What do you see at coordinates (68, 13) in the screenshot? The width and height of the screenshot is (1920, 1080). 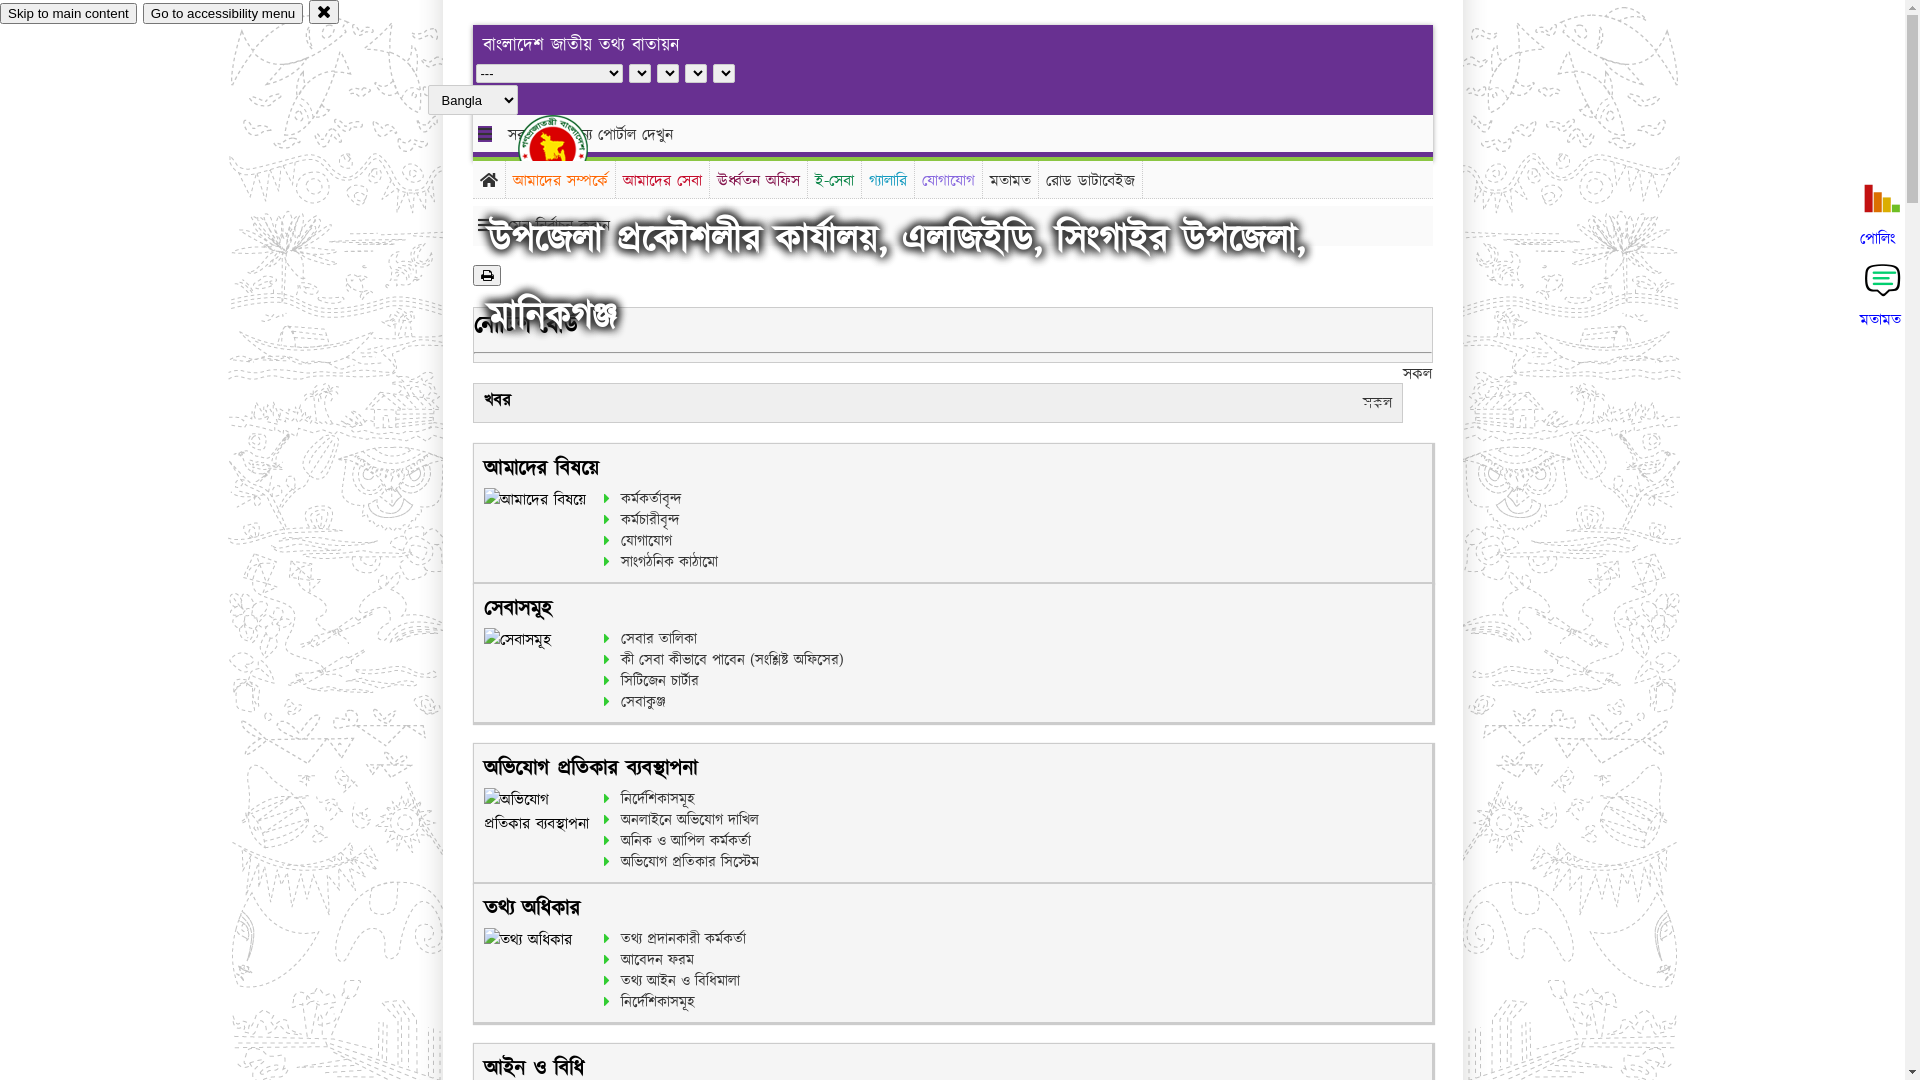 I see `'Skip to main content'` at bounding box center [68, 13].